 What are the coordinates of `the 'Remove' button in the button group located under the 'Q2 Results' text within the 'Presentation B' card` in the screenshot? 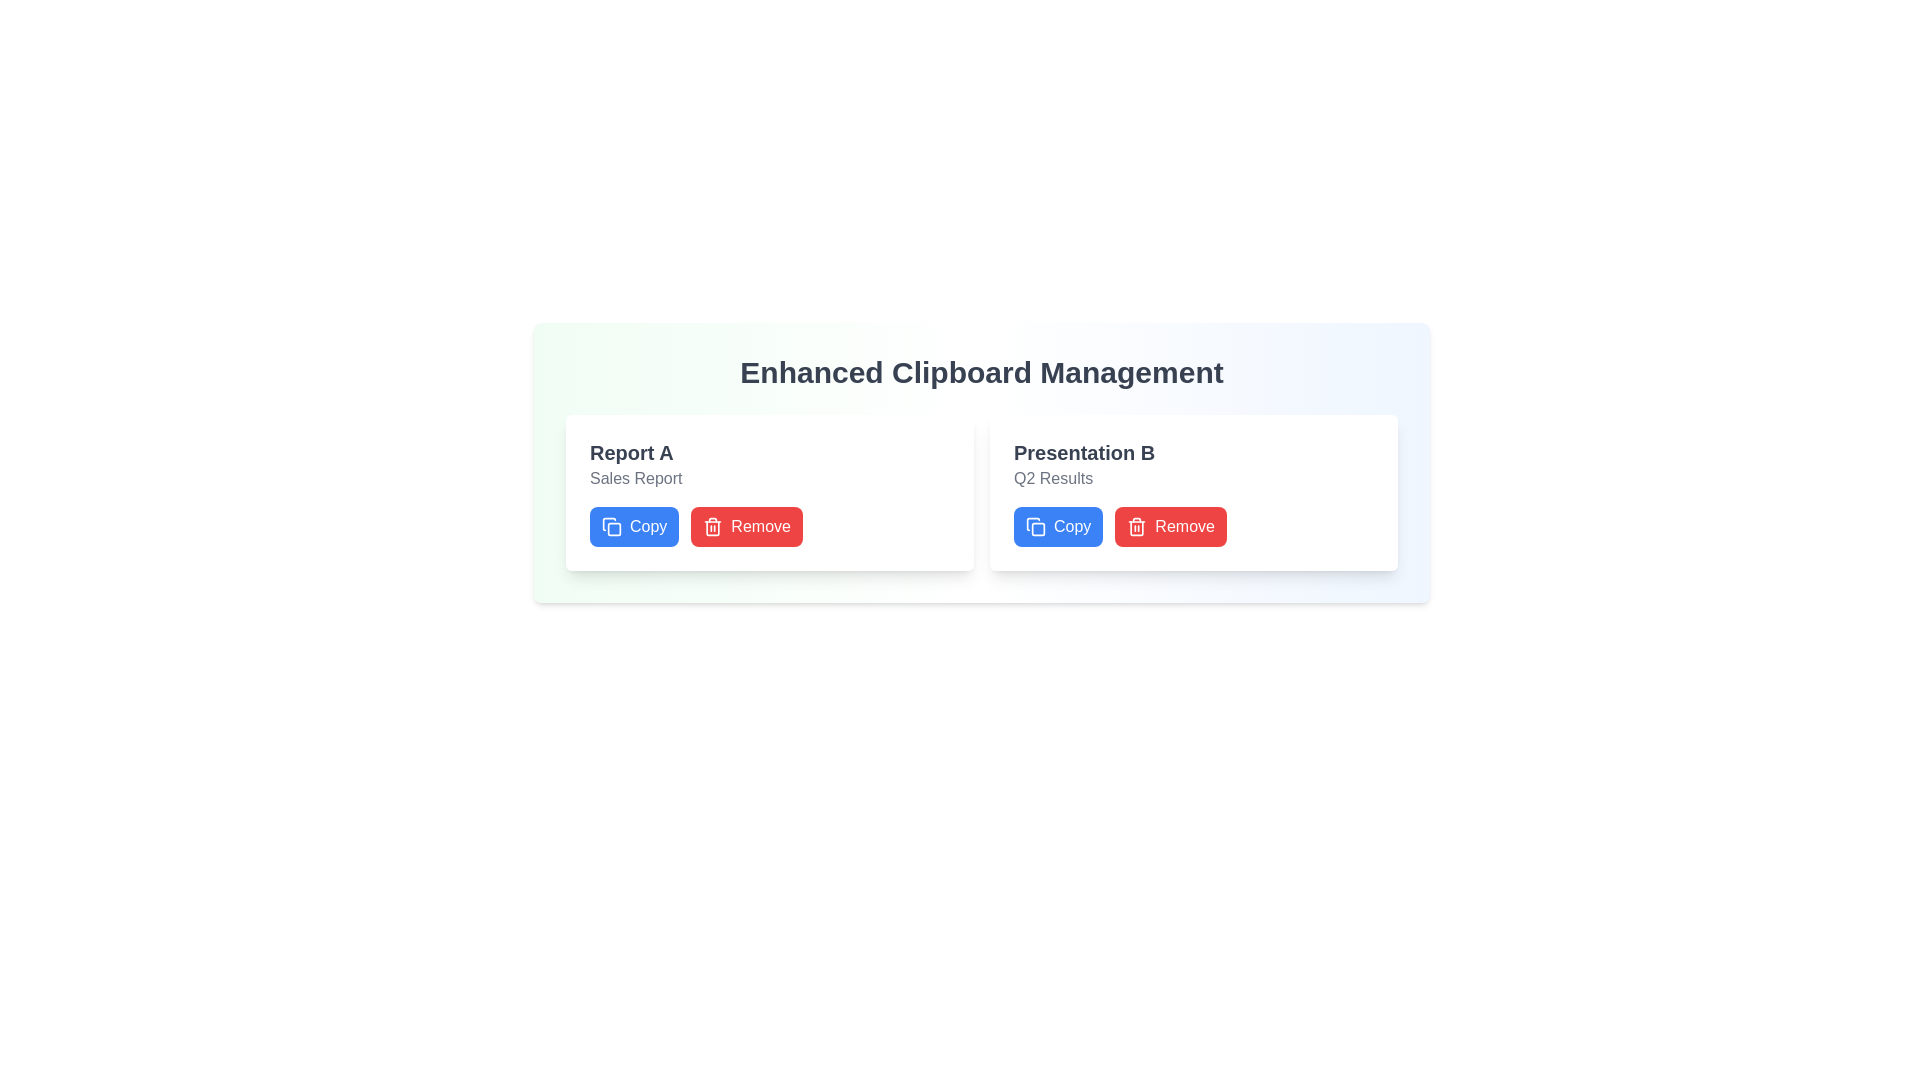 It's located at (1120, 526).